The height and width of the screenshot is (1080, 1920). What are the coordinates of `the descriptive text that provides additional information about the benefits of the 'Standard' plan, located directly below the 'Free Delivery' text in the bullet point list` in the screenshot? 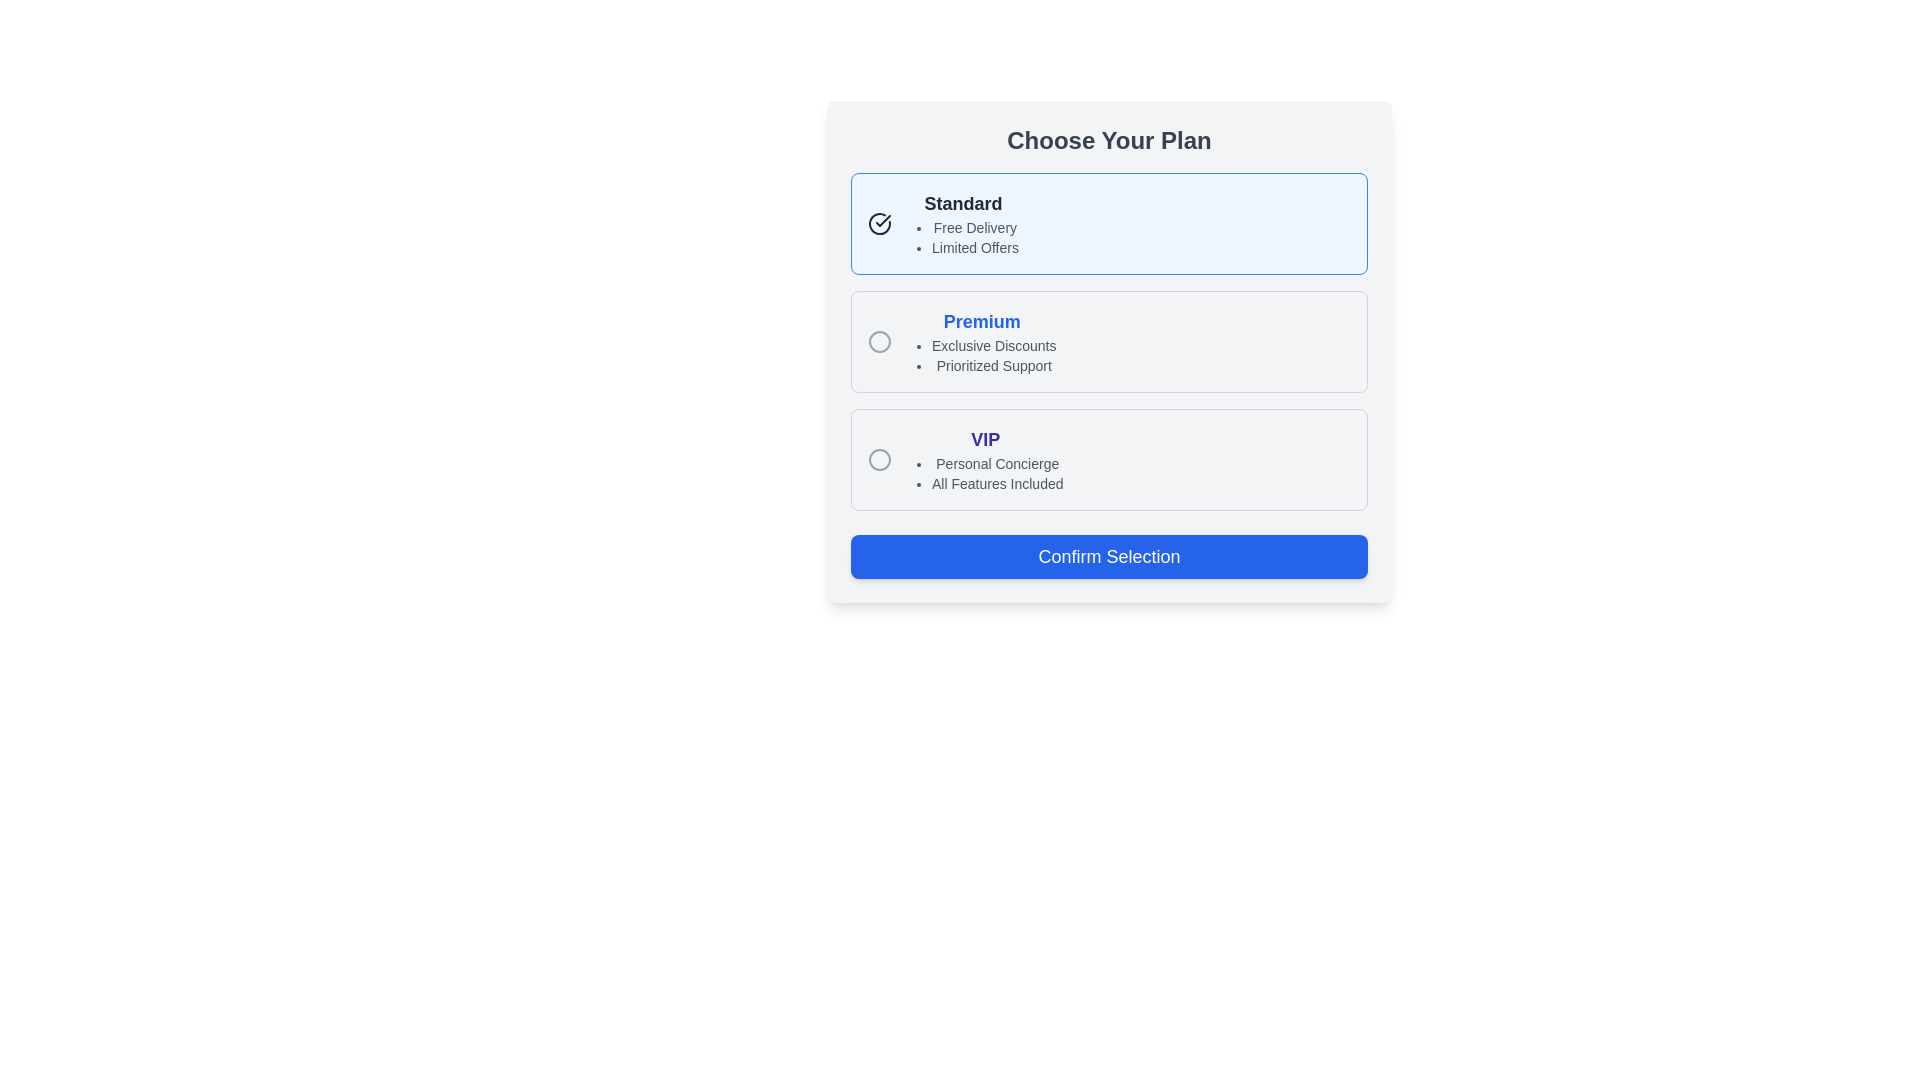 It's located at (975, 246).